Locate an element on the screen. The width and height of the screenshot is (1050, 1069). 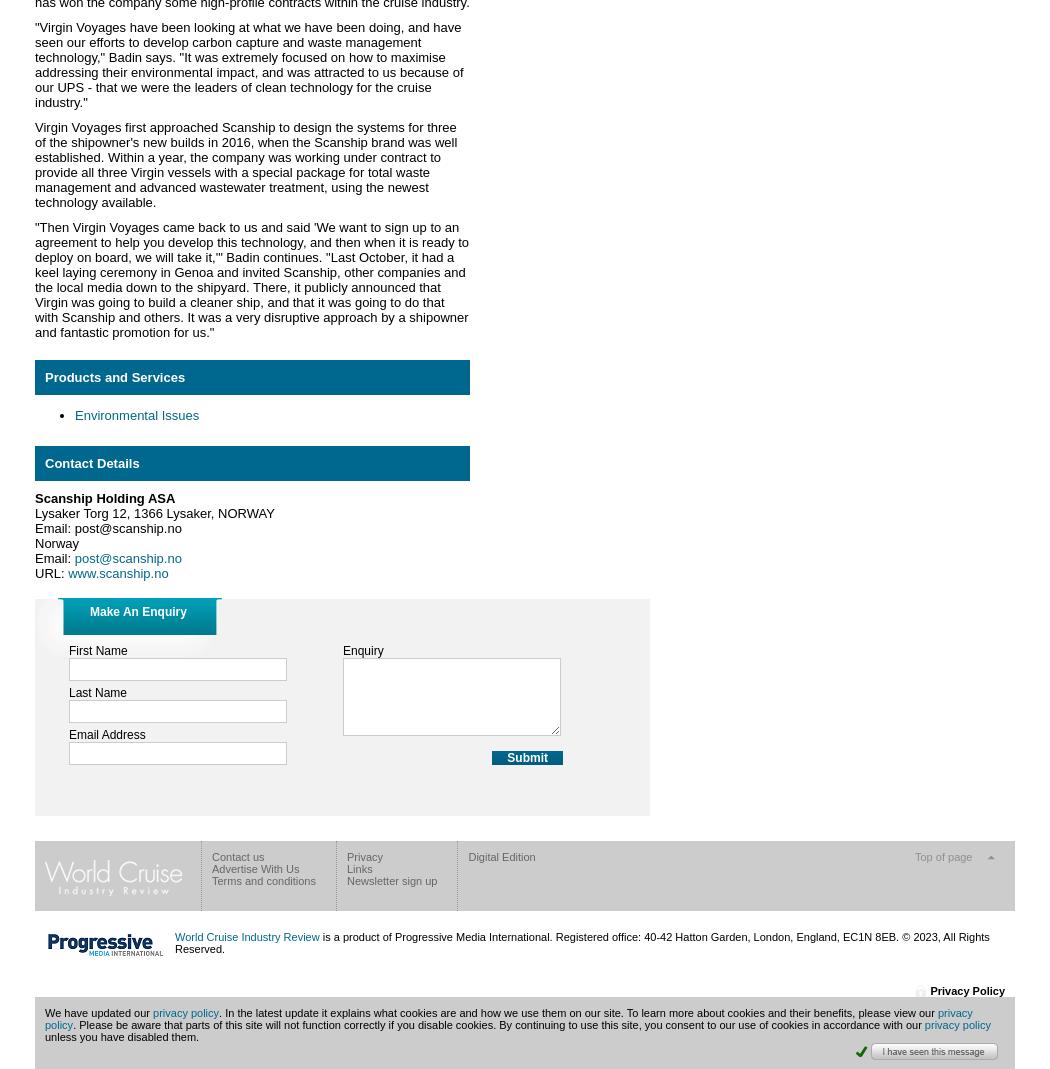
'We have updated our' is located at coordinates (99, 1012).